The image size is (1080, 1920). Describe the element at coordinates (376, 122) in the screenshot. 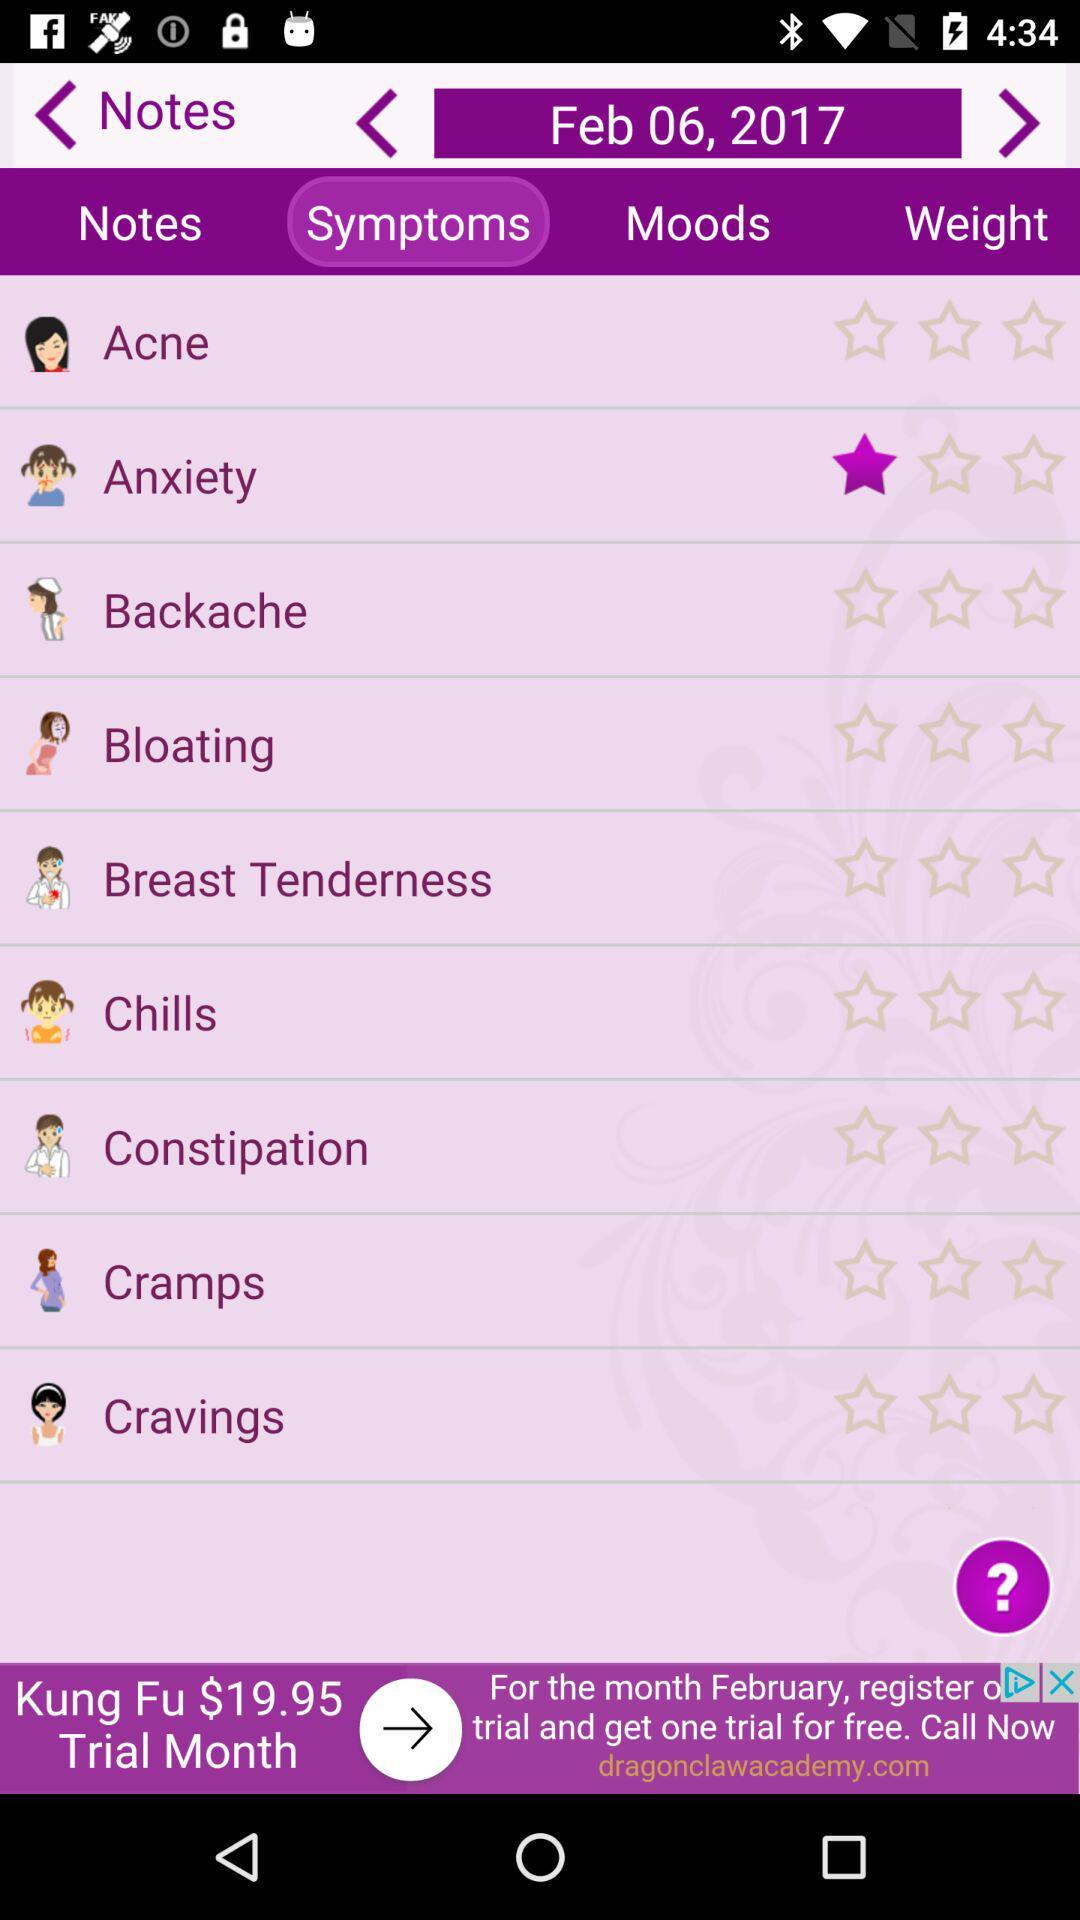

I see `the arrow_backward icon` at that location.